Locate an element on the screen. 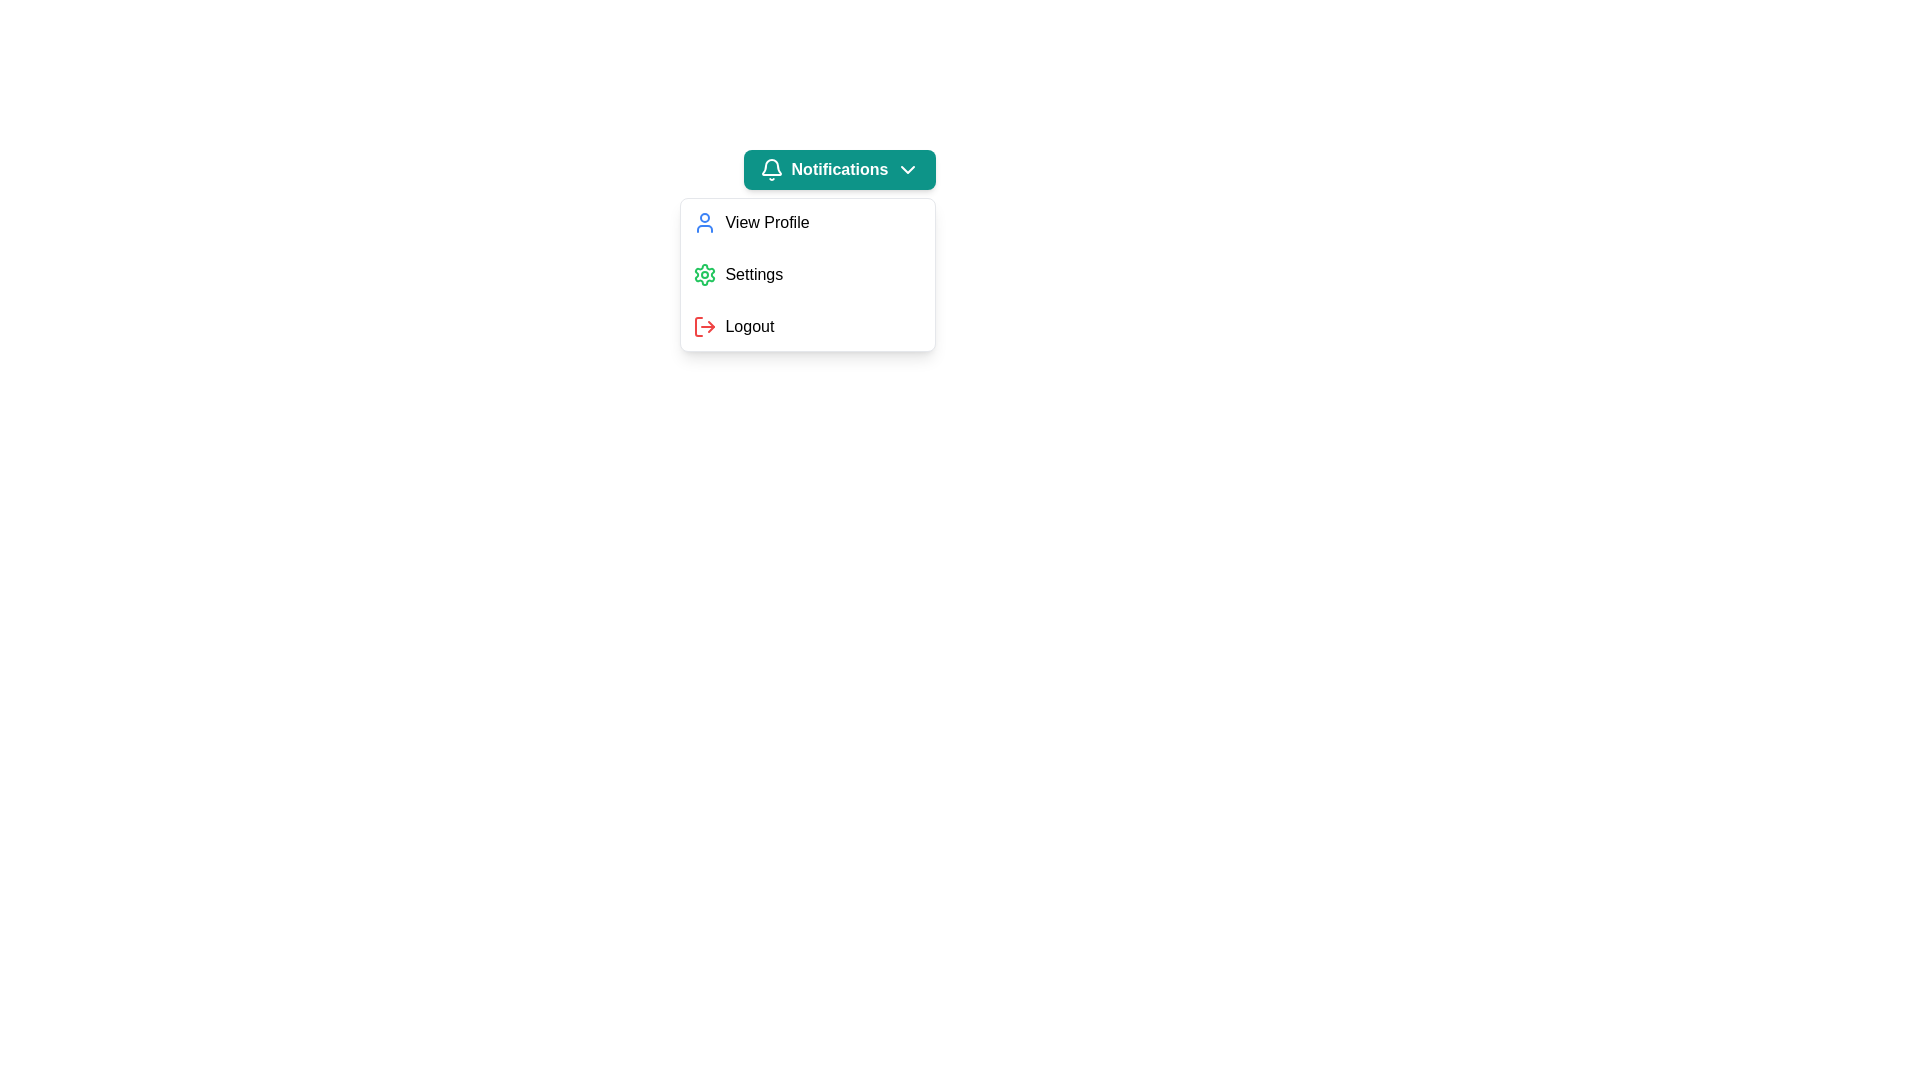 Image resolution: width=1920 pixels, height=1080 pixels. the menu item View Profile to inspect it is located at coordinates (807, 223).